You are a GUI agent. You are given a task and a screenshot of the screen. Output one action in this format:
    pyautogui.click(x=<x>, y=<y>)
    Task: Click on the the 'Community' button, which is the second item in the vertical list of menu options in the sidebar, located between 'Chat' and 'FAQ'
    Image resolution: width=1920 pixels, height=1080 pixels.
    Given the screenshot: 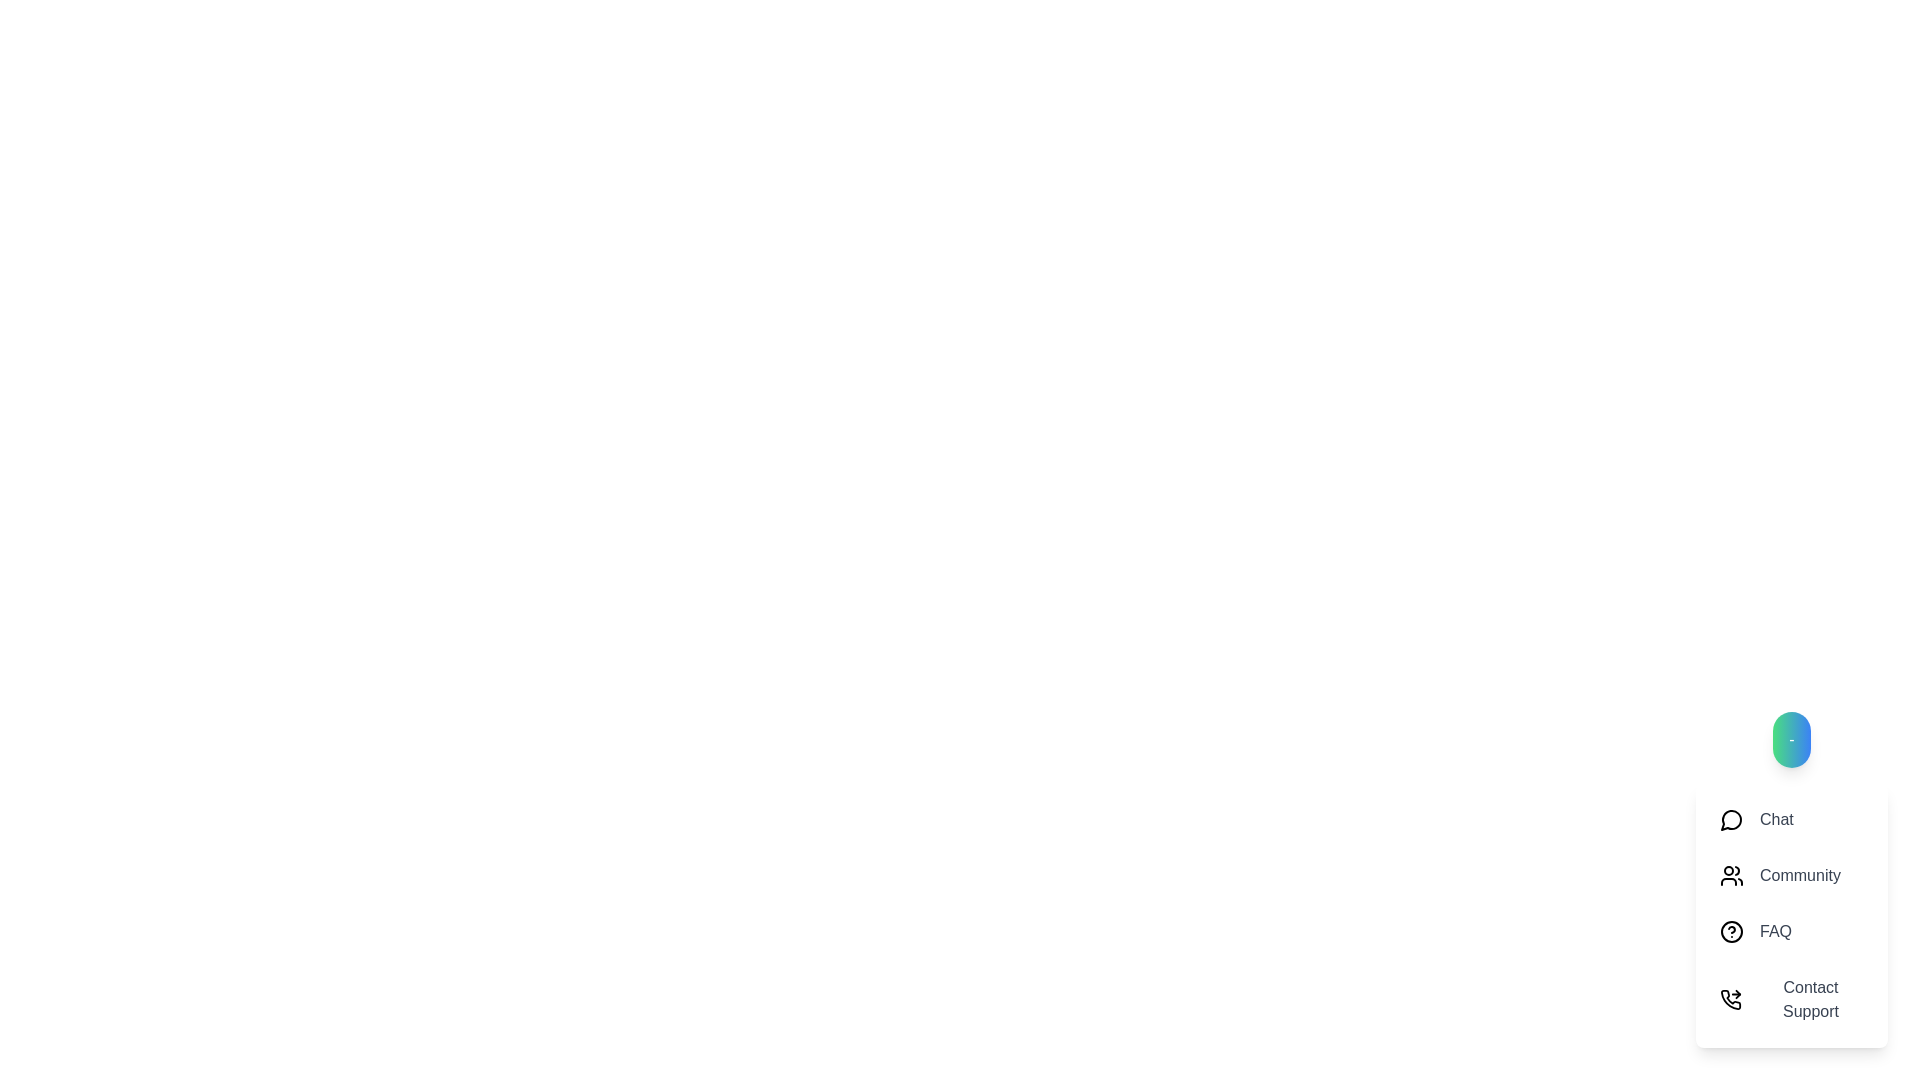 What is the action you would take?
    pyautogui.click(x=1791, y=874)
    